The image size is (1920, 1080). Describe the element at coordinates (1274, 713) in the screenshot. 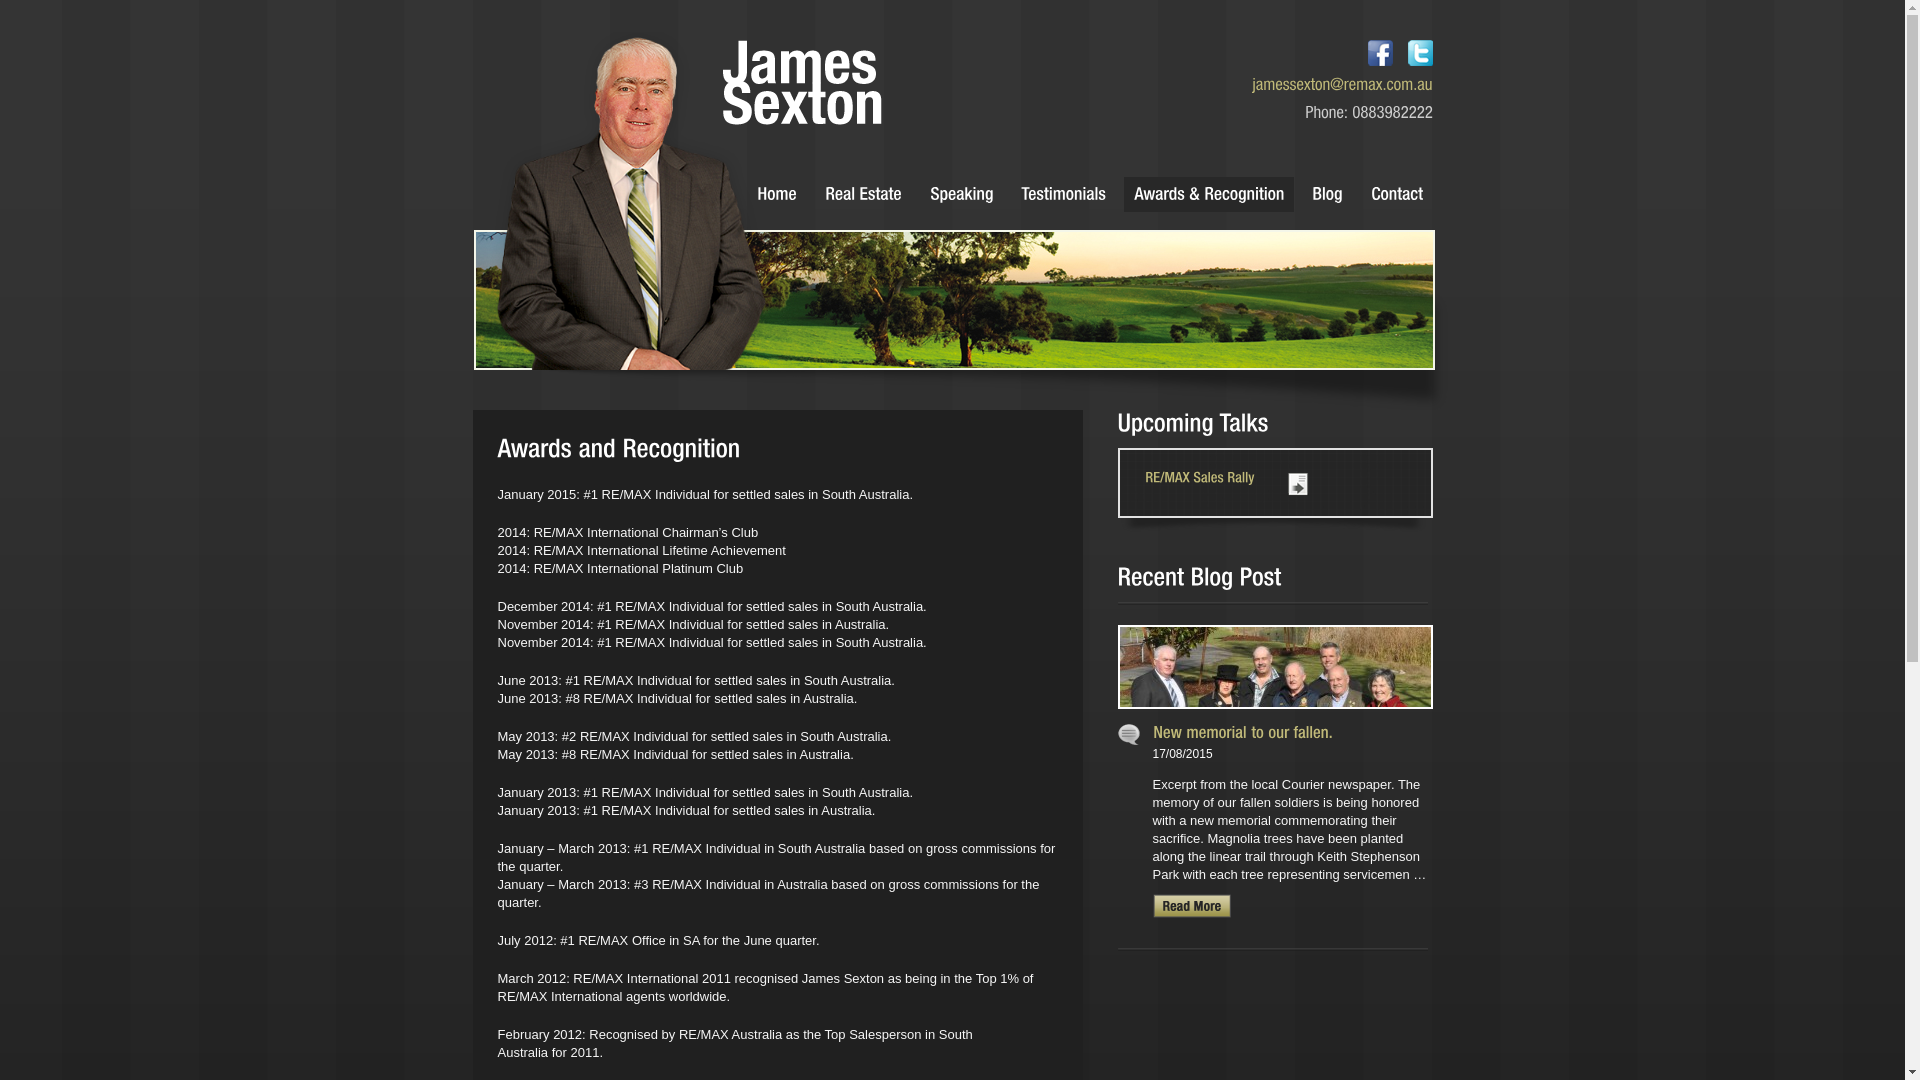

I see `'Permalink to New memorial to our fallen.'` at that location.